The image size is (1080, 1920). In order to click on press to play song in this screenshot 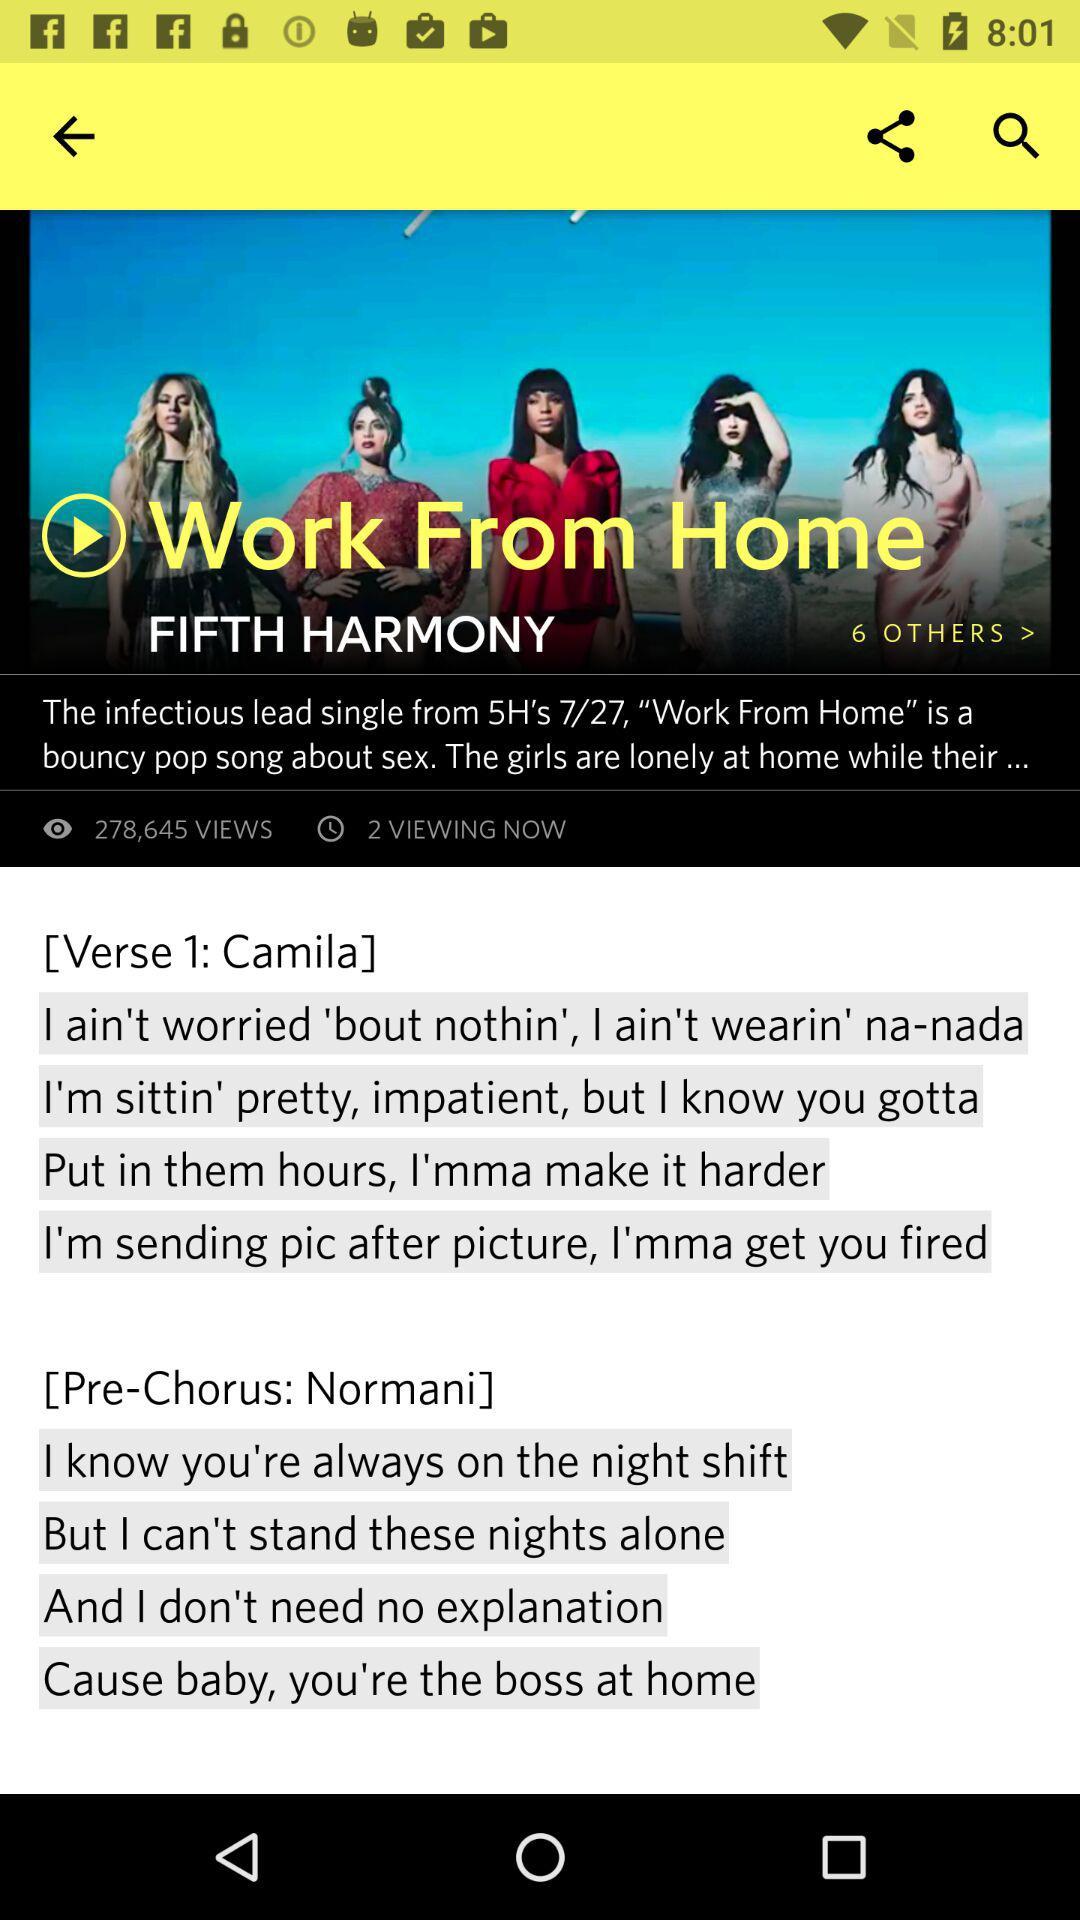, I will do `click(83, 535)`.